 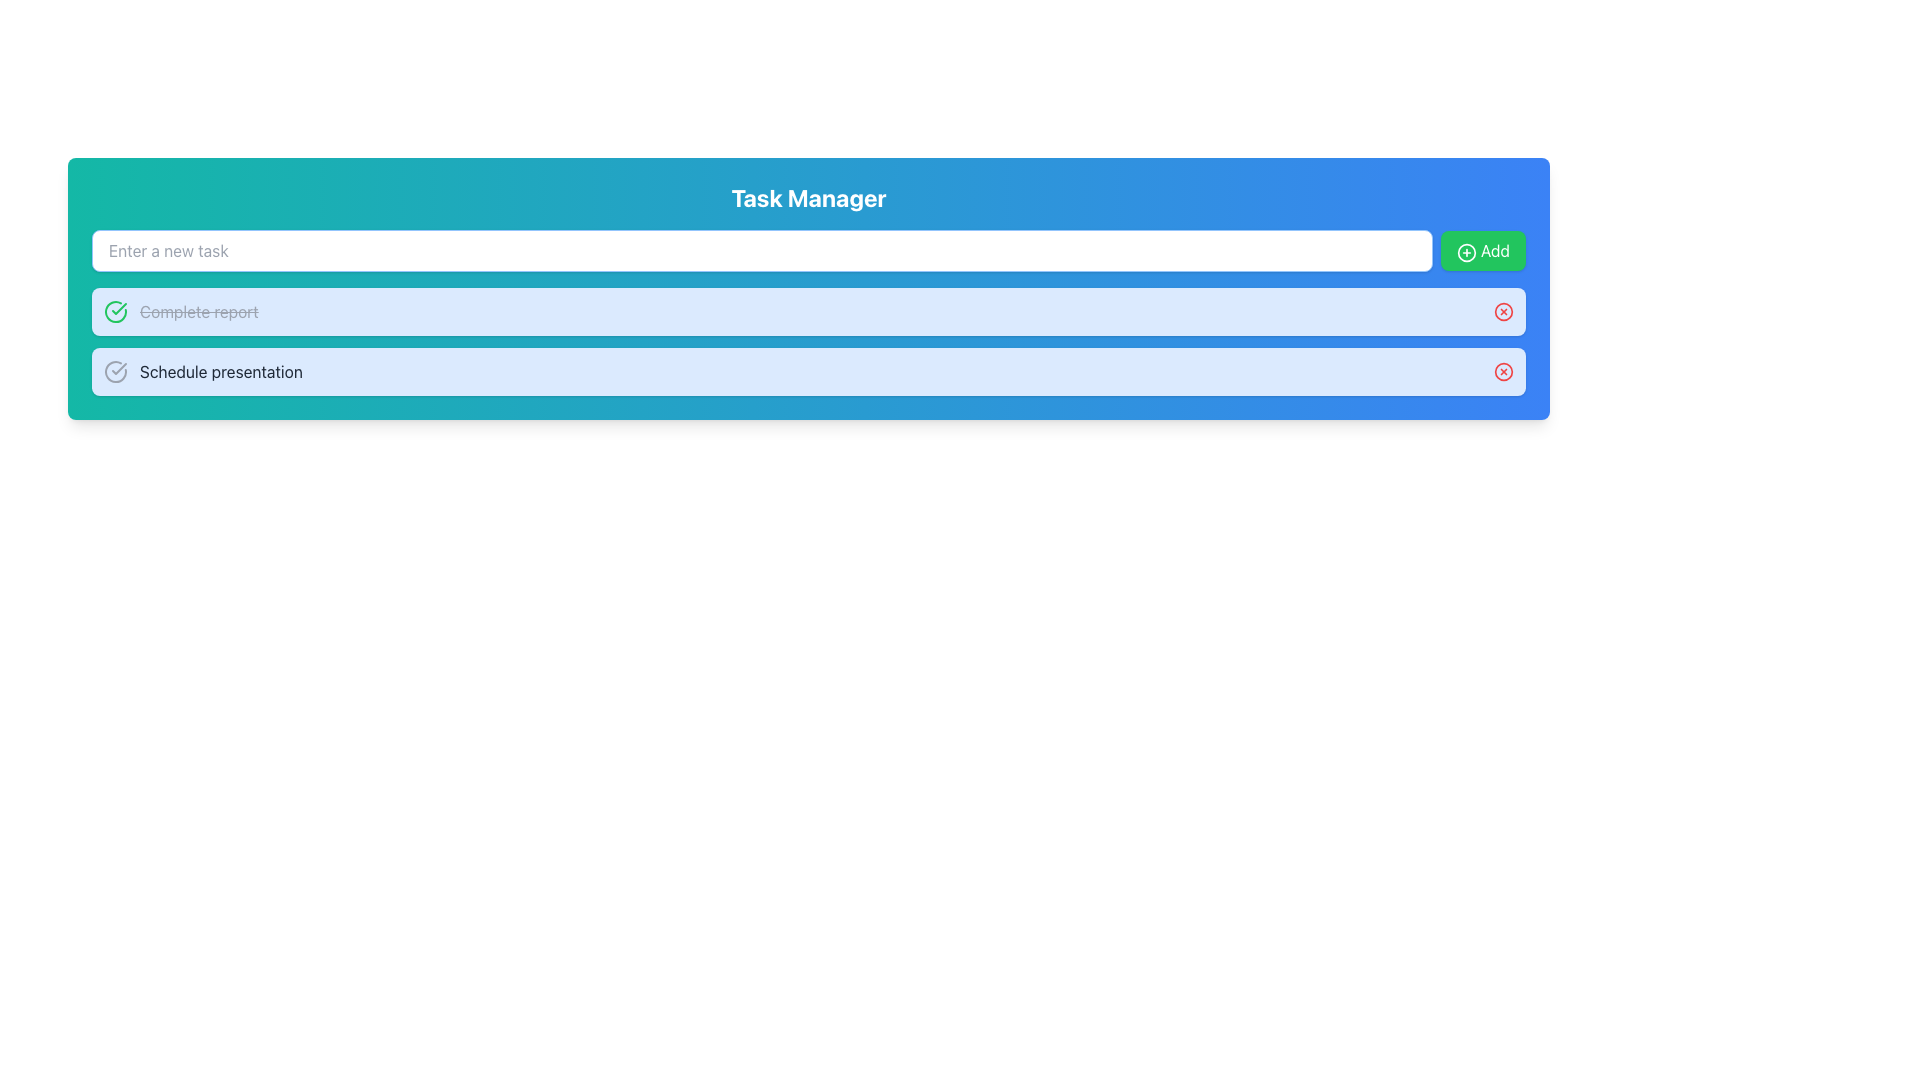 What do you see at coordinates (114, 371) in the screenshot?
I see `the circular icon button with a checkmark that is part of the task management list, located to the left of the text 'Schedule presentation' in the third row` at bounding box center [114, 371].